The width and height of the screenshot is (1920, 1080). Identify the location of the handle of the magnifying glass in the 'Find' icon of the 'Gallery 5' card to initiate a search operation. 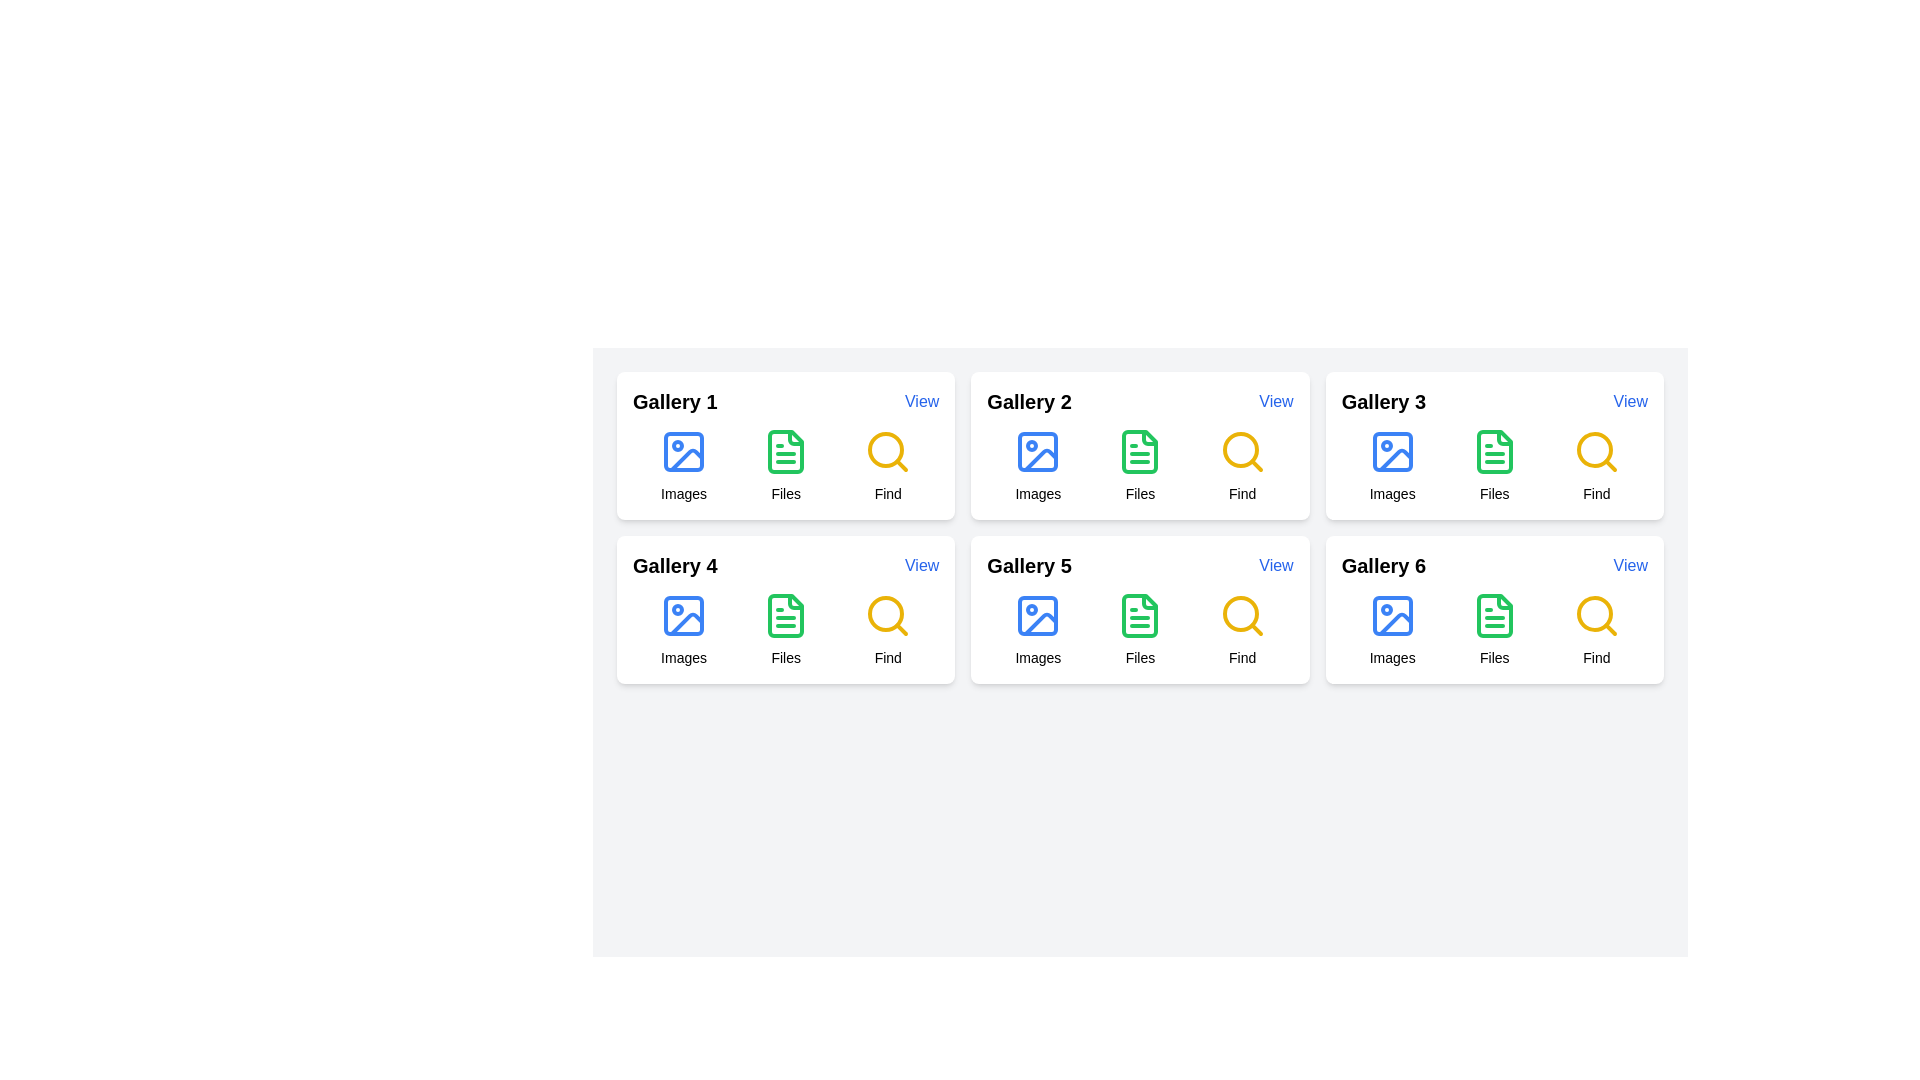
(1255, 628).